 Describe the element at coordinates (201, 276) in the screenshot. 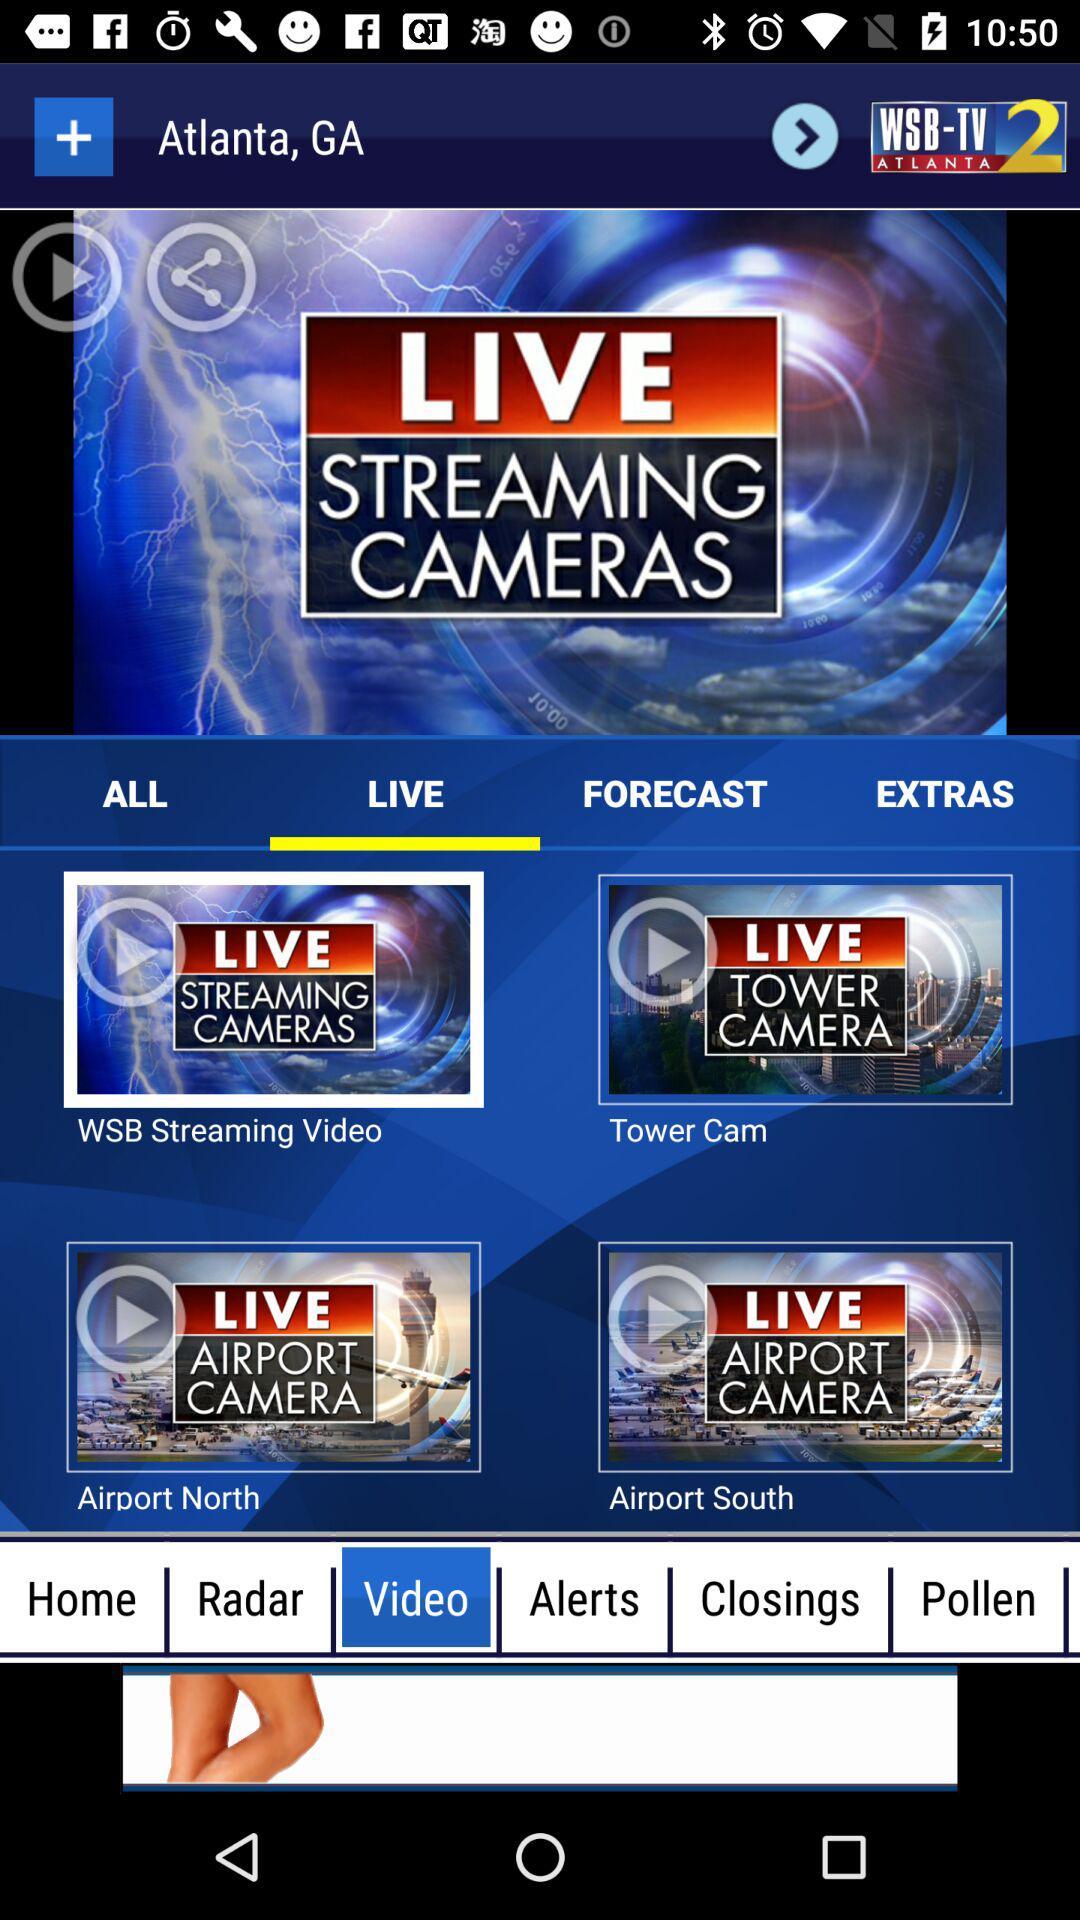

I see `the share icon` at that location.